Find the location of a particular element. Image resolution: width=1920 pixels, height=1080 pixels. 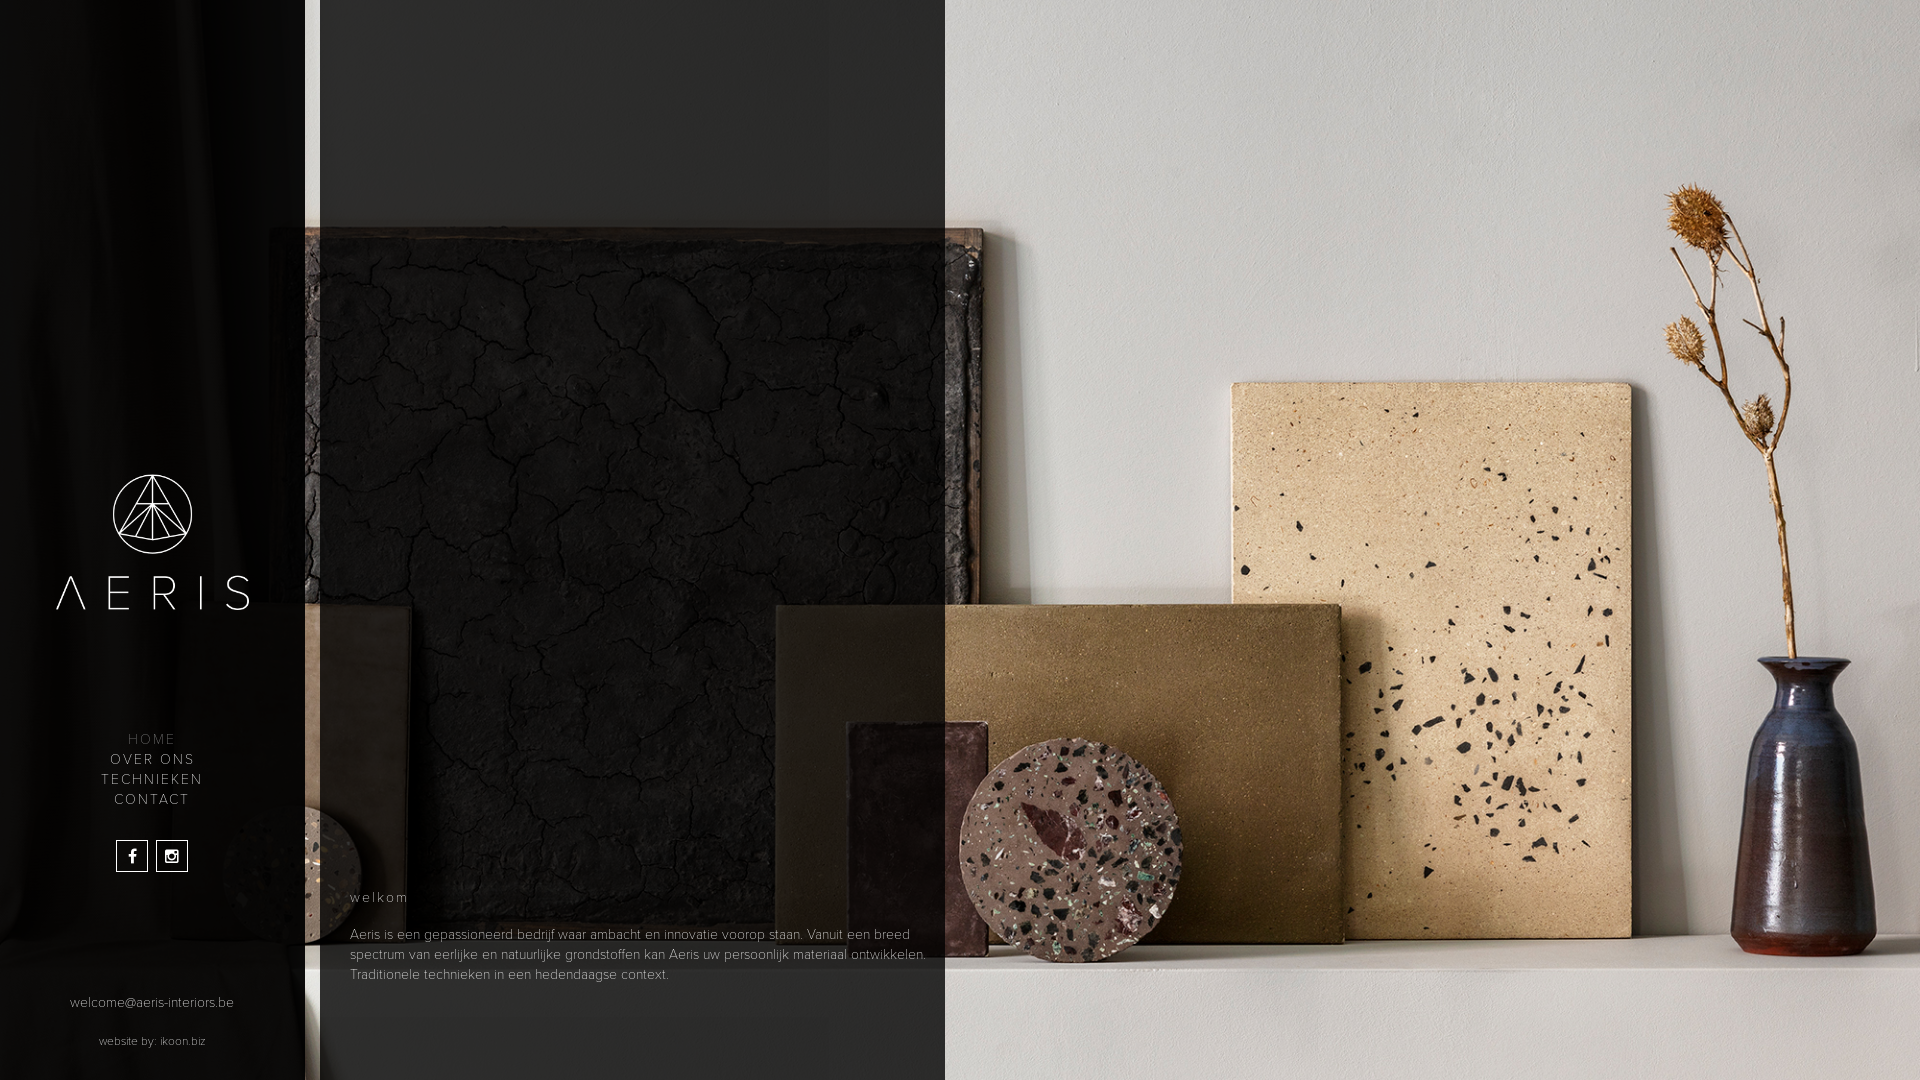

'Facebook' is located at coordinates (131, 855).